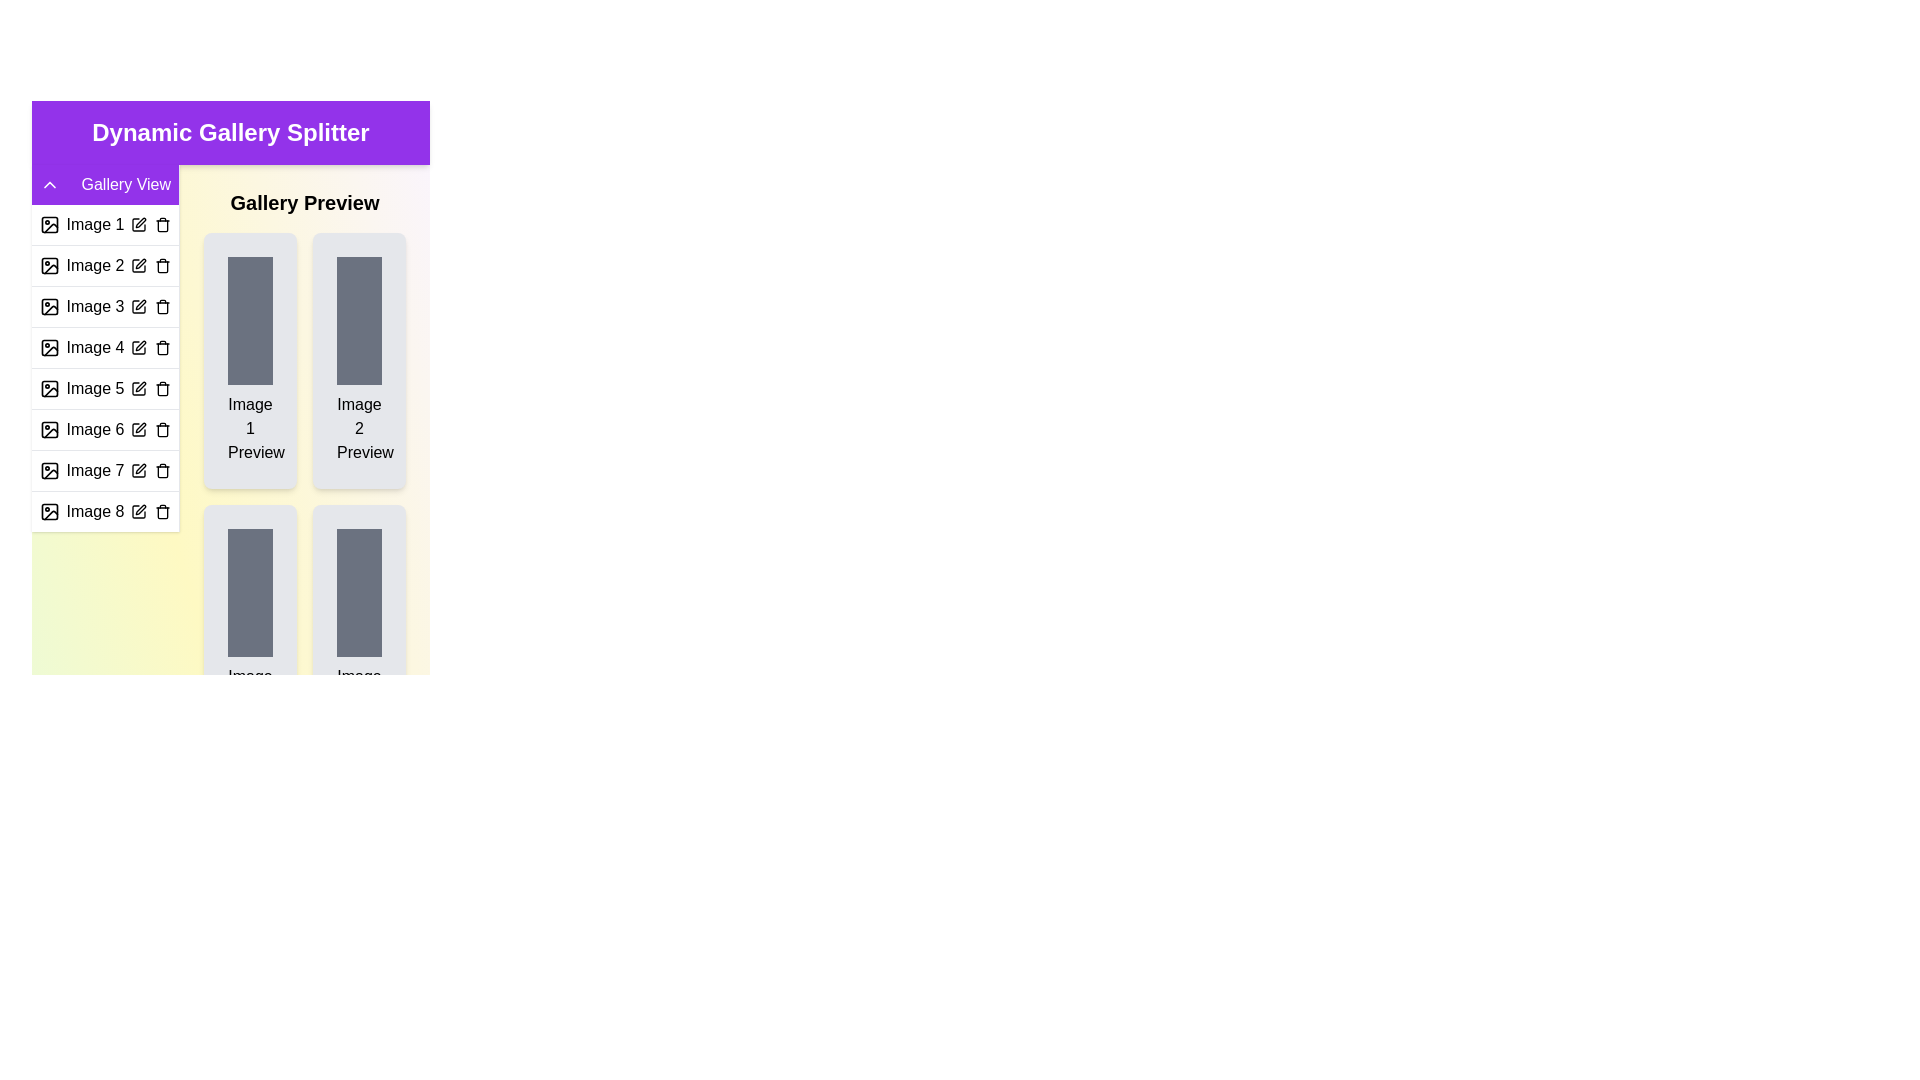 The width and height of the screenshot is (1920, 1080). Describe the element at coordinates (49, 346) in the screenshot. I see `the leftmost icon representing the image preview for the 'Image 4' item in the 'Gallery View' section` at that location.